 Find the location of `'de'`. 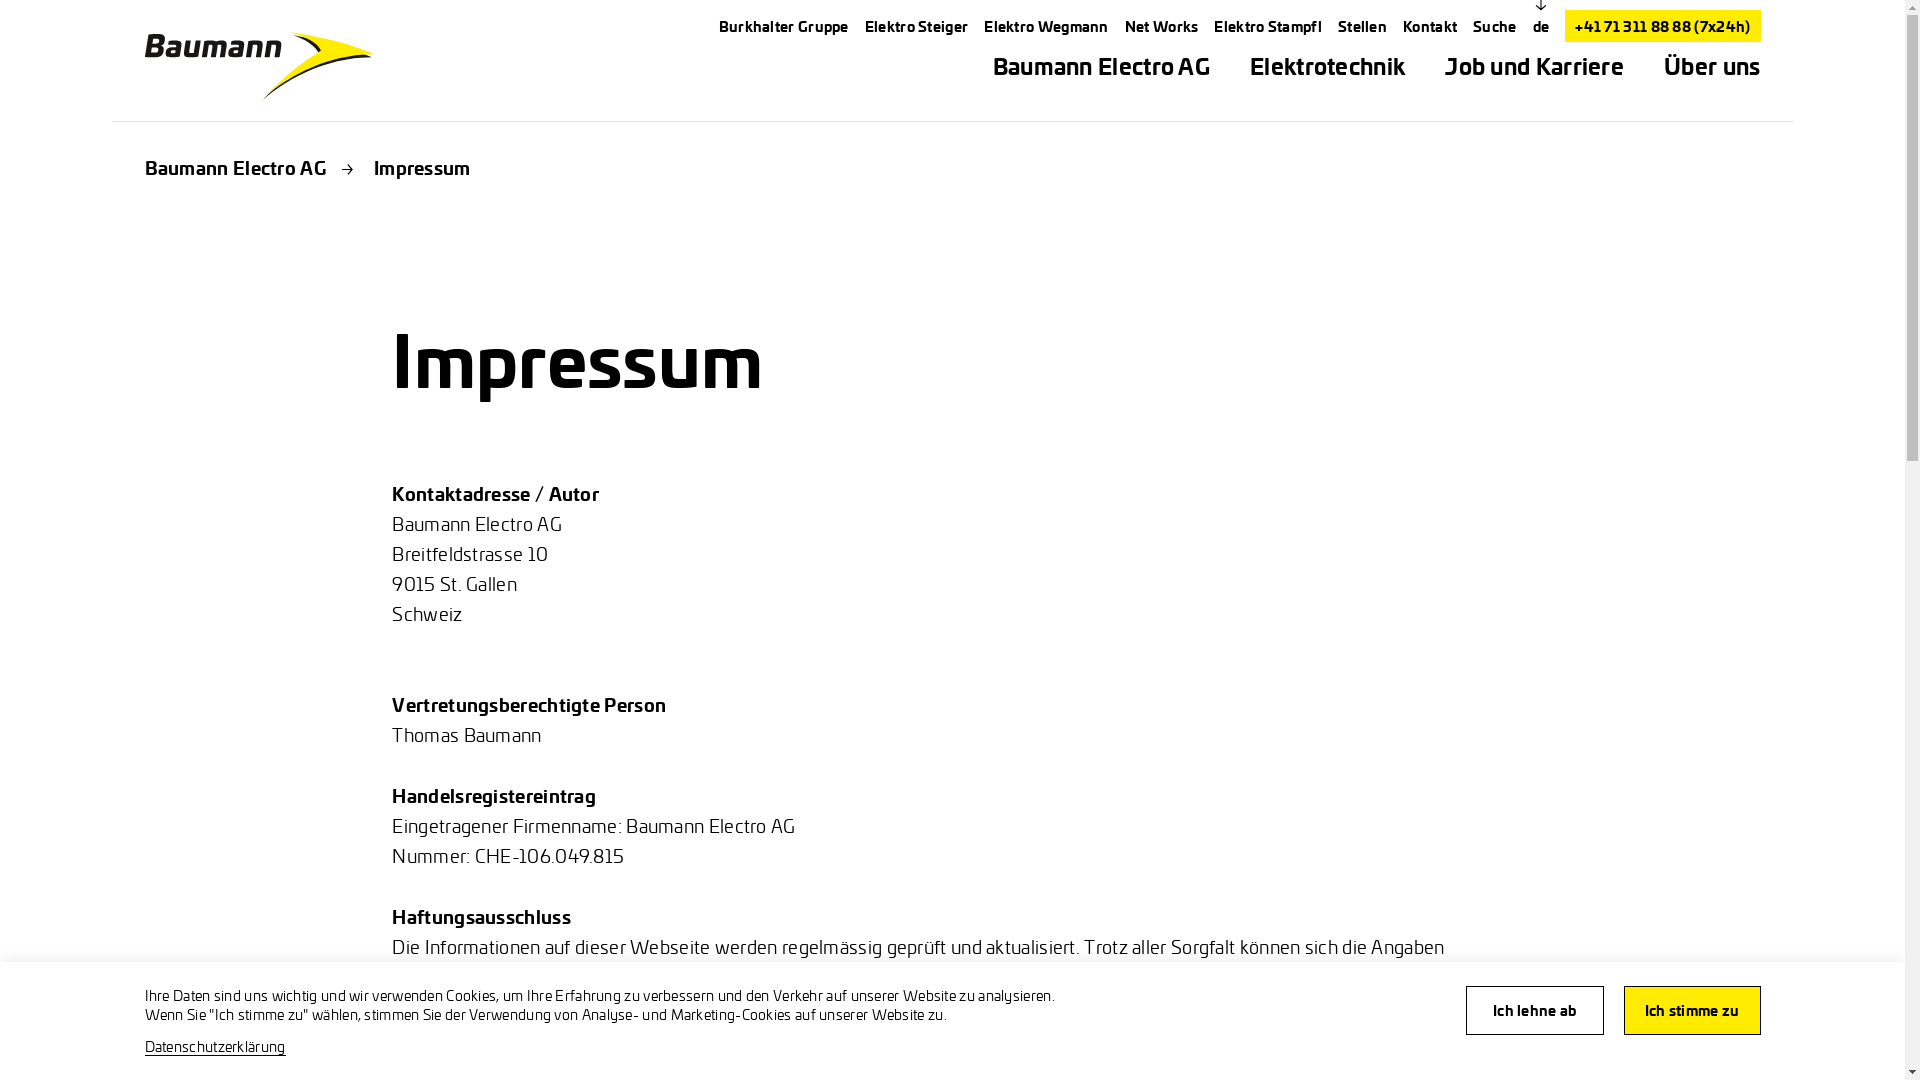

'de' is located at coordinates (1540, 26).